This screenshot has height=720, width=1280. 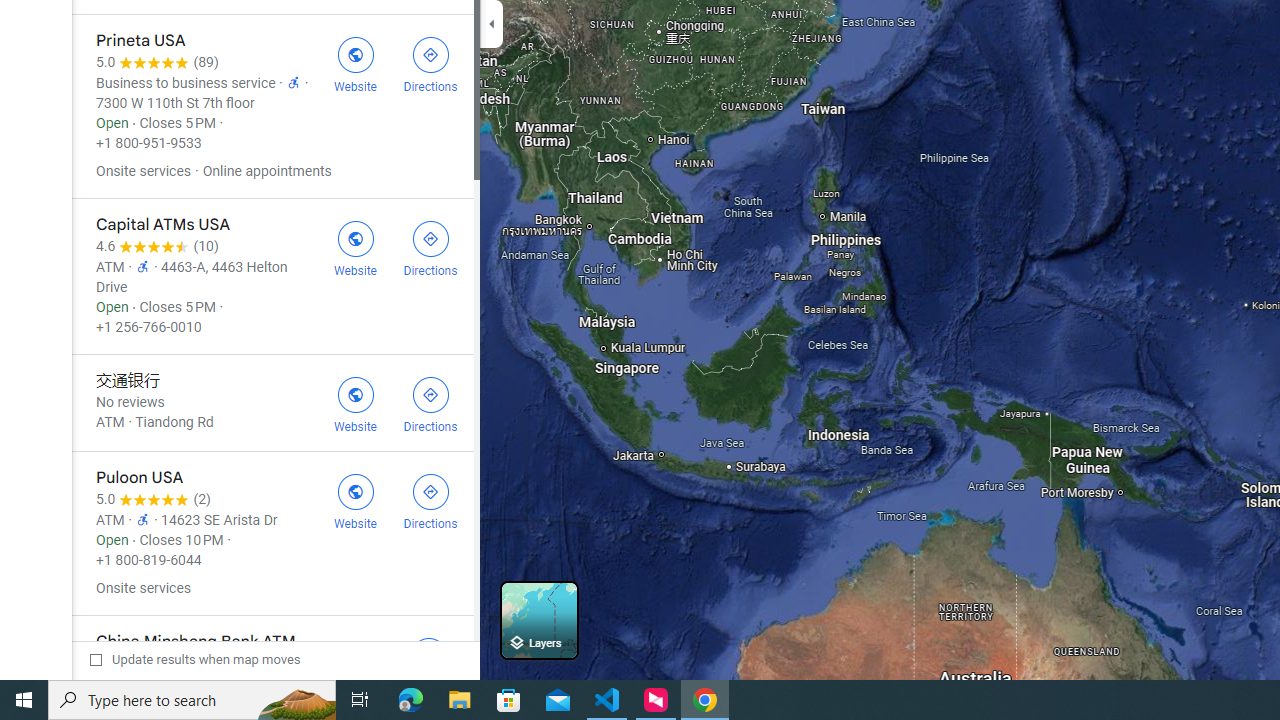 What do you see at coordinates (355, 61) in the screenshot?
I see `'Visit Prineta USA'` at bounding box center [355, 61].